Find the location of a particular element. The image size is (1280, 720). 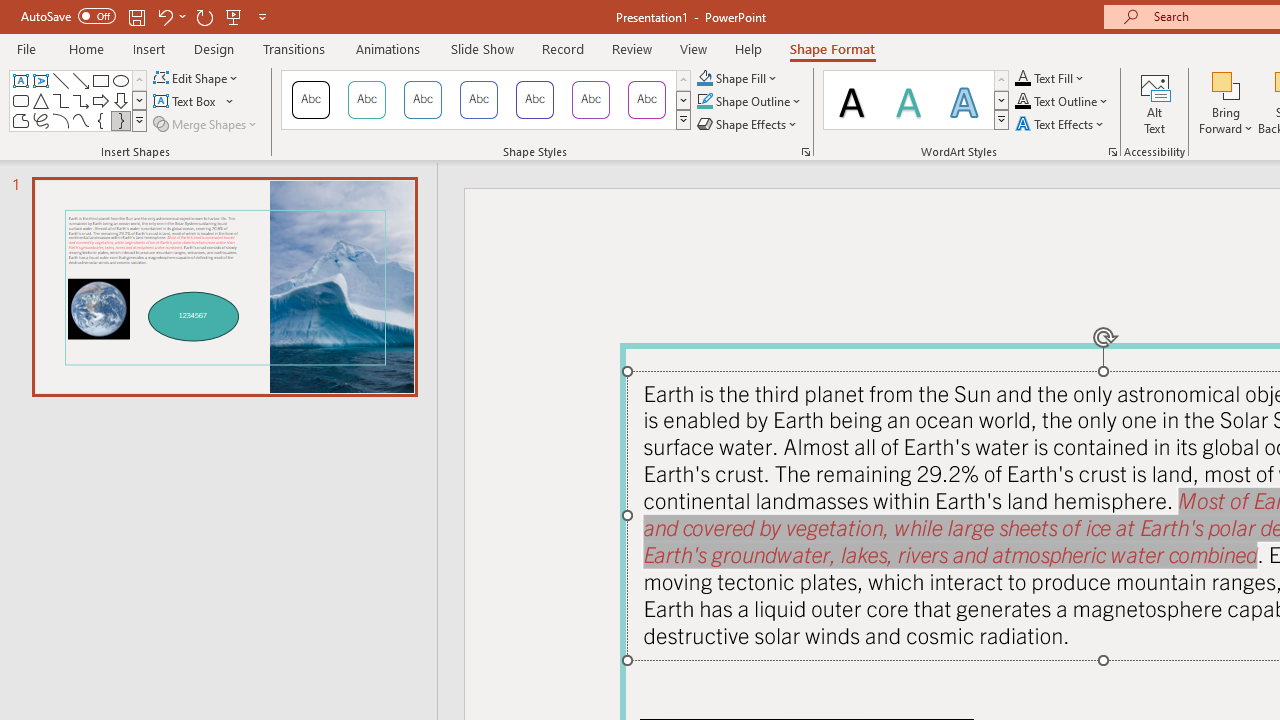

'Undo' is located at coordinates (164, 16).